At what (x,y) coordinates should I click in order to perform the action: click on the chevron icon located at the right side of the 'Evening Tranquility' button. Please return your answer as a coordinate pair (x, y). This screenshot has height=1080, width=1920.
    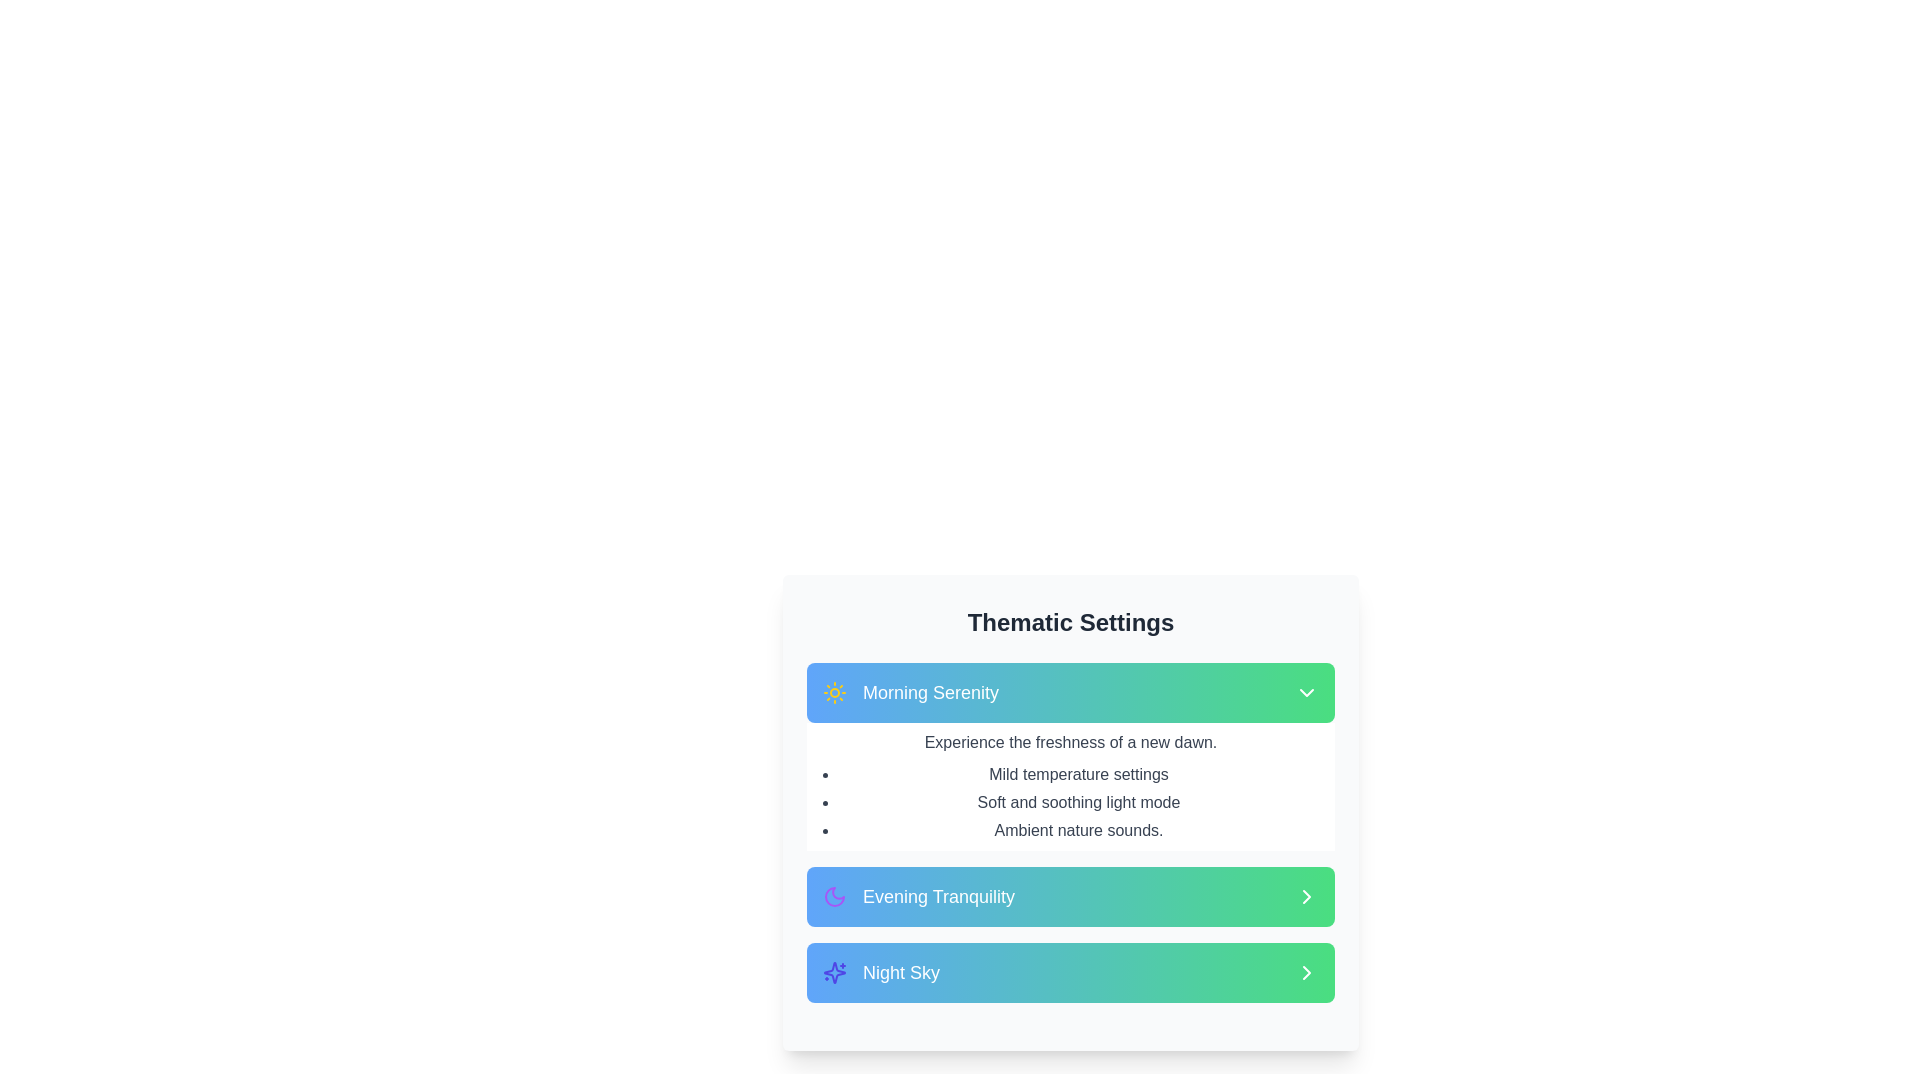
    Looking at the image, I should click on (1306, 896).